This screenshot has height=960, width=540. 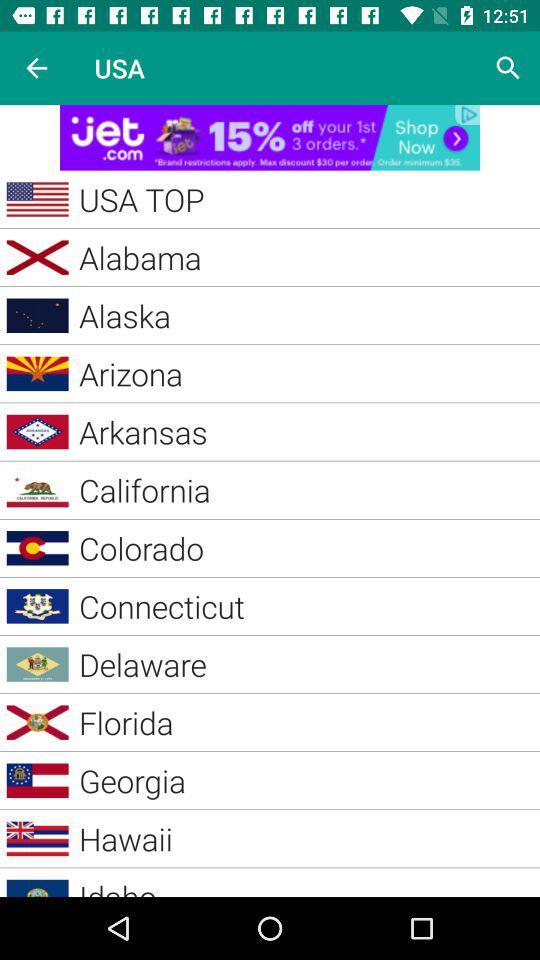 What do you see at coordinates (270, 136) in the screenshot?
I see `advertisement link` at bounding box center [270, 136].